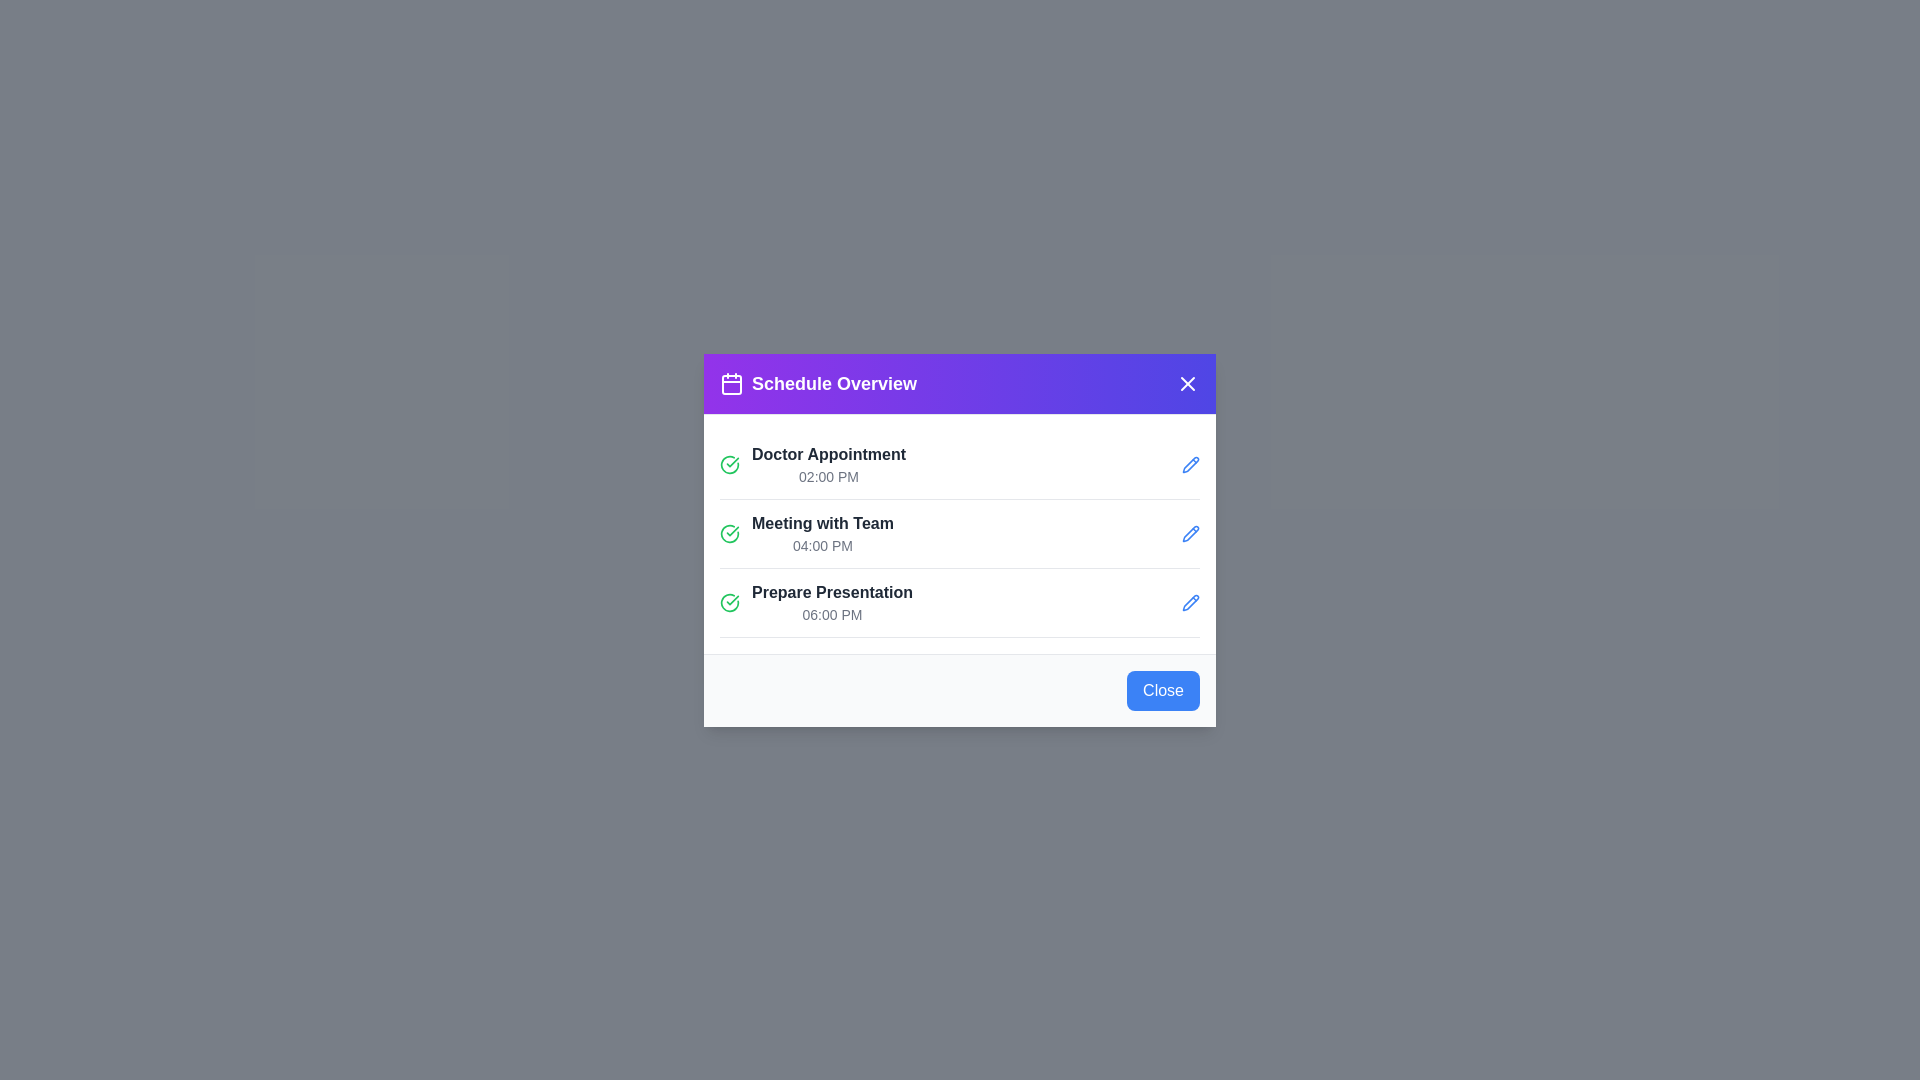 The image size is (1920, 1080). What do you see at coordinates (832, 601) in the screenshot?
I see `the 'Prepare Presentation' text which is the third item in a vertical list of events in the modal dialog titled 'Schedule Overview' for further details` at bounding box center [832, 601].